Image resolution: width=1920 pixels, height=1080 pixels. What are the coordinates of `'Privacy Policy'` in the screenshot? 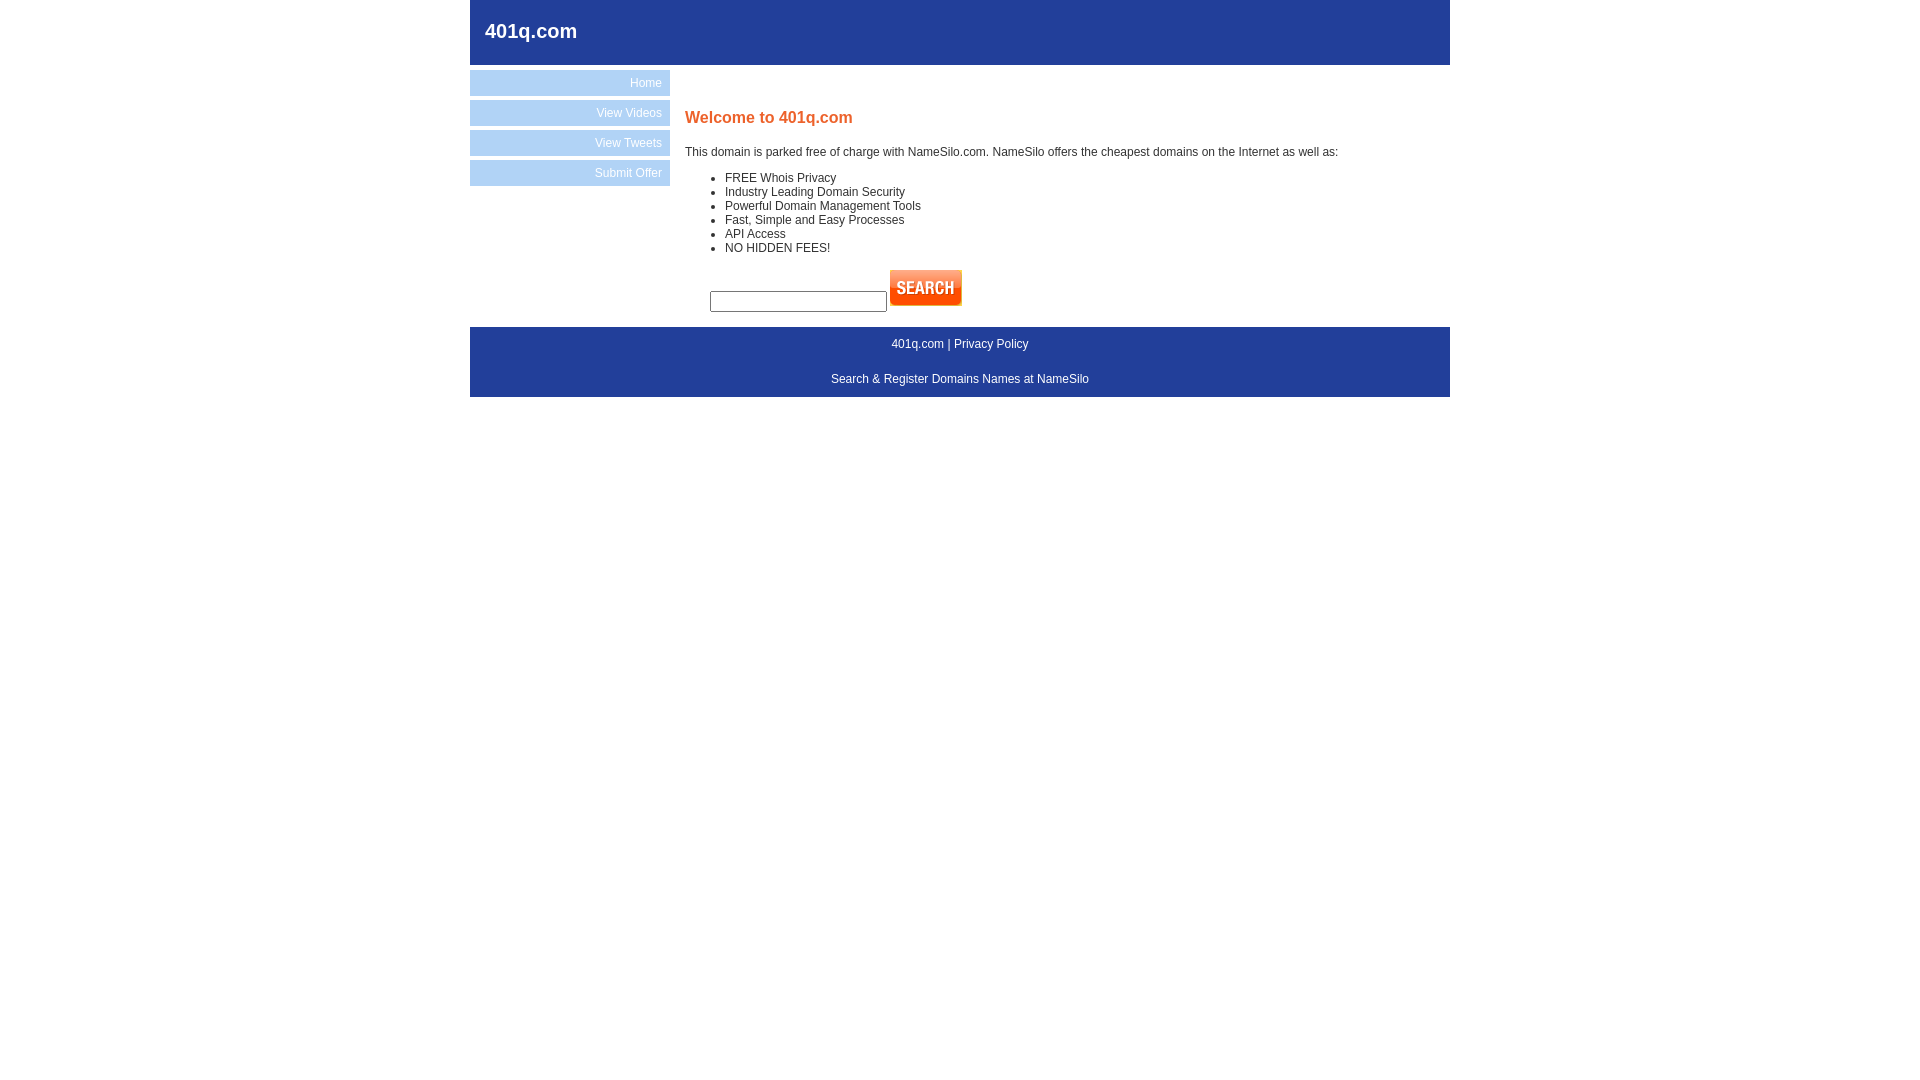 It's located at (953, 342).